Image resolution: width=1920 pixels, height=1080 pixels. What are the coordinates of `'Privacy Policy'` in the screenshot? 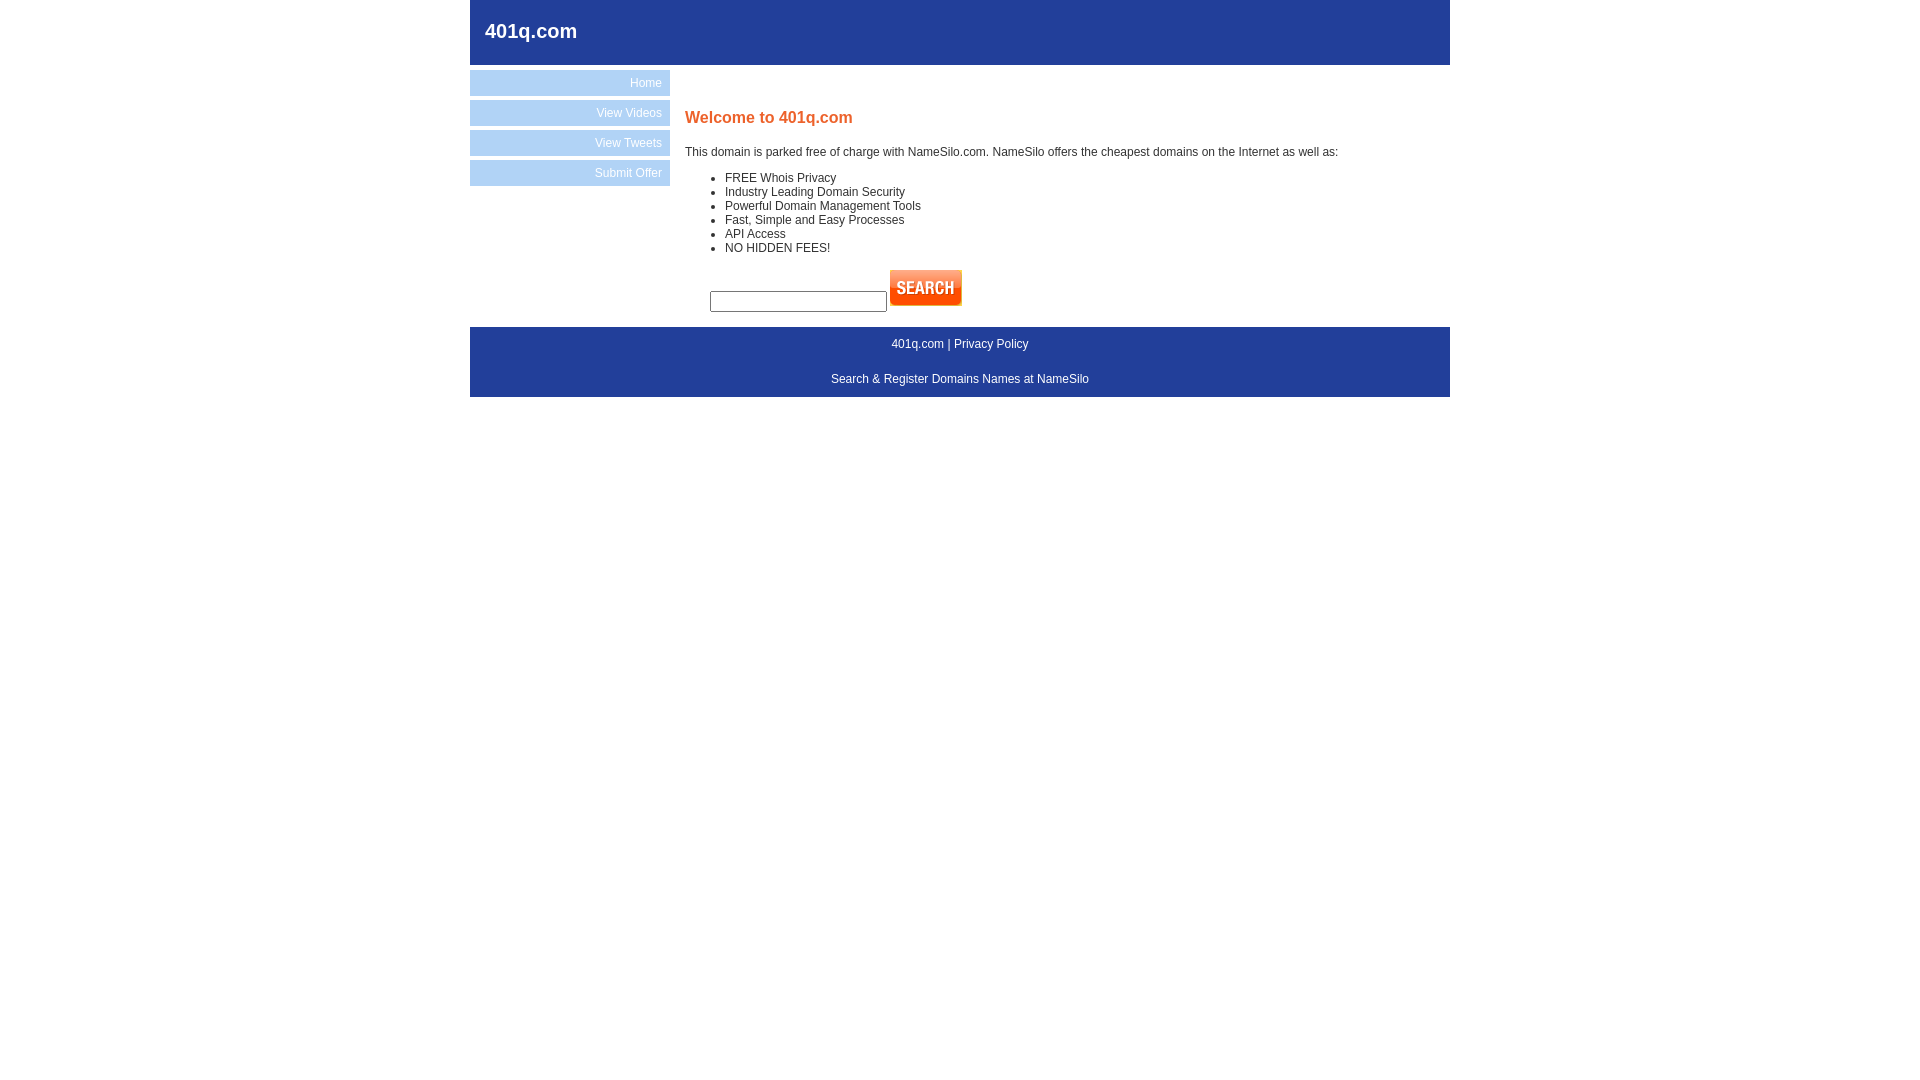 It's located at (953, 342).